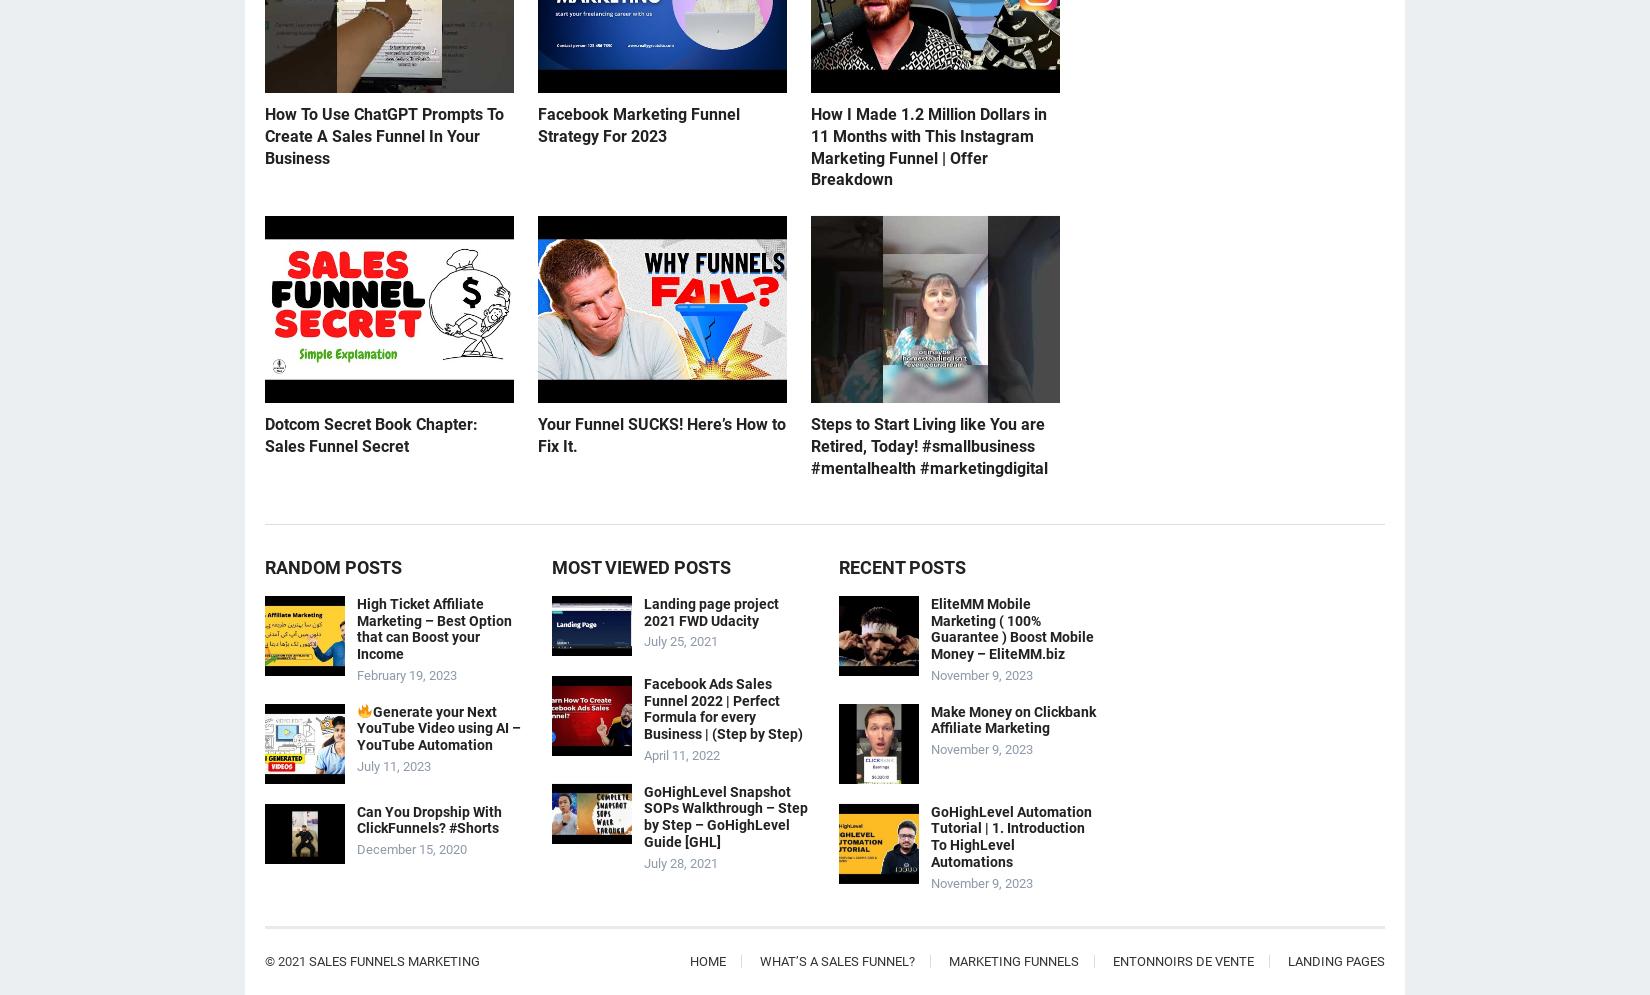 Image resolution: width=1650 pixels, height=995 pixels. Describe the element at coordinates (407, 673) in the screenshot. I see `'February 19, 2023'` at that location.